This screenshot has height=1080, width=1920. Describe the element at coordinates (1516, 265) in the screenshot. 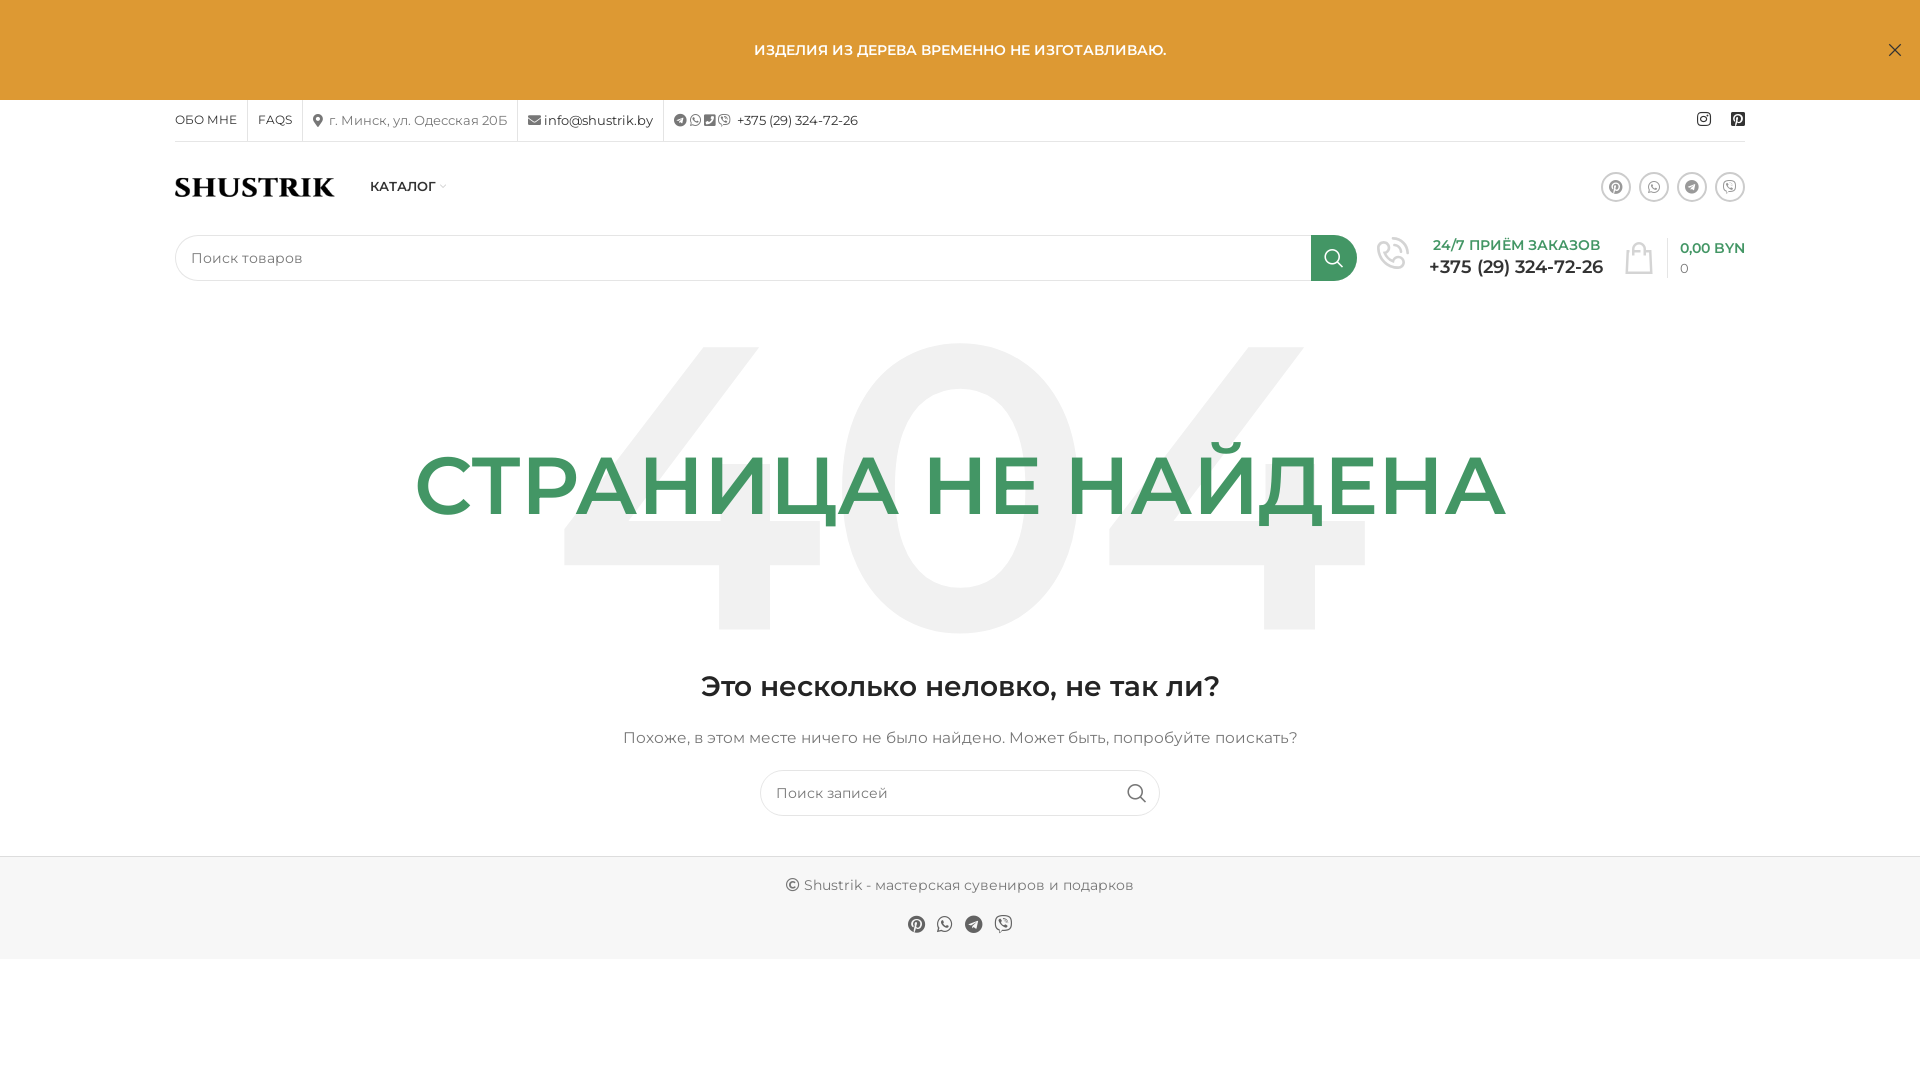

I see `'+375 (29) 324-72-26'` at that location.